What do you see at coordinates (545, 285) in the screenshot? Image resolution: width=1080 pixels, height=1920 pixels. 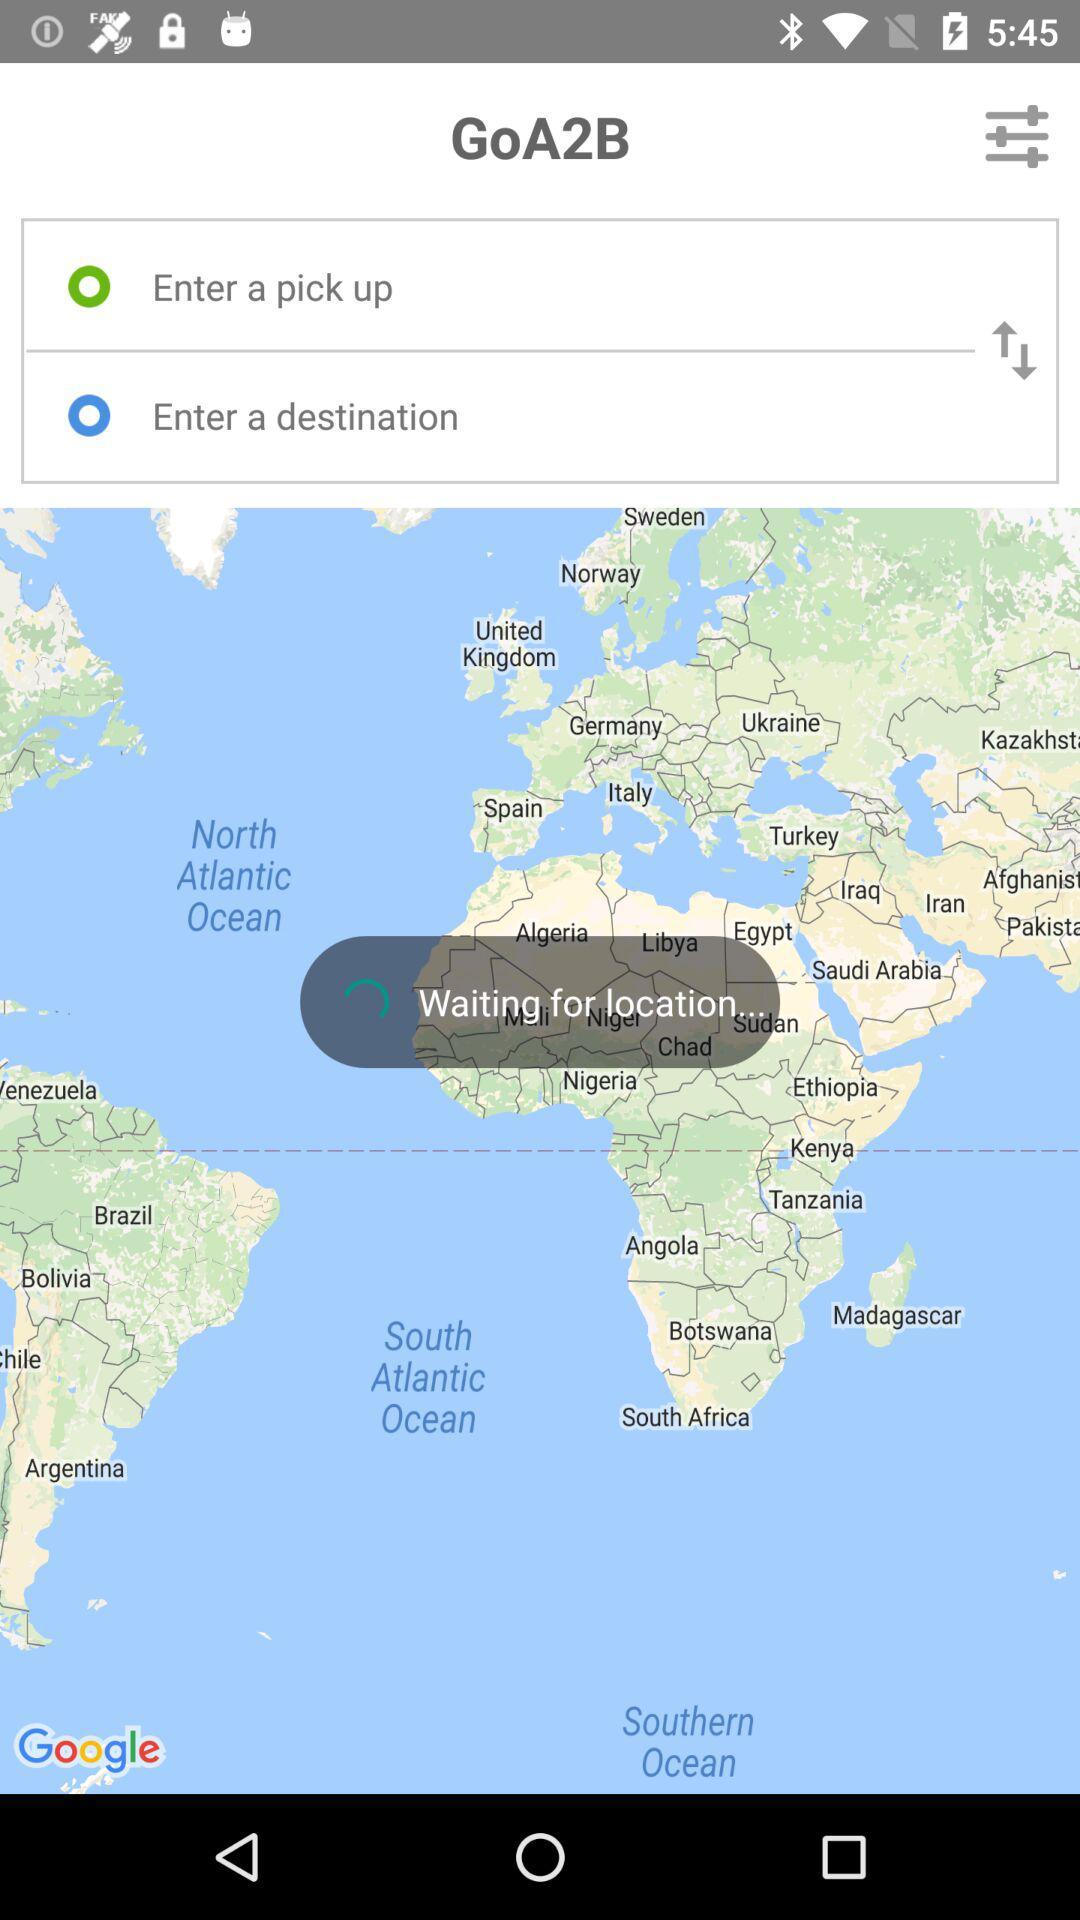 I see `starting address` at bounding box center [545, 285].